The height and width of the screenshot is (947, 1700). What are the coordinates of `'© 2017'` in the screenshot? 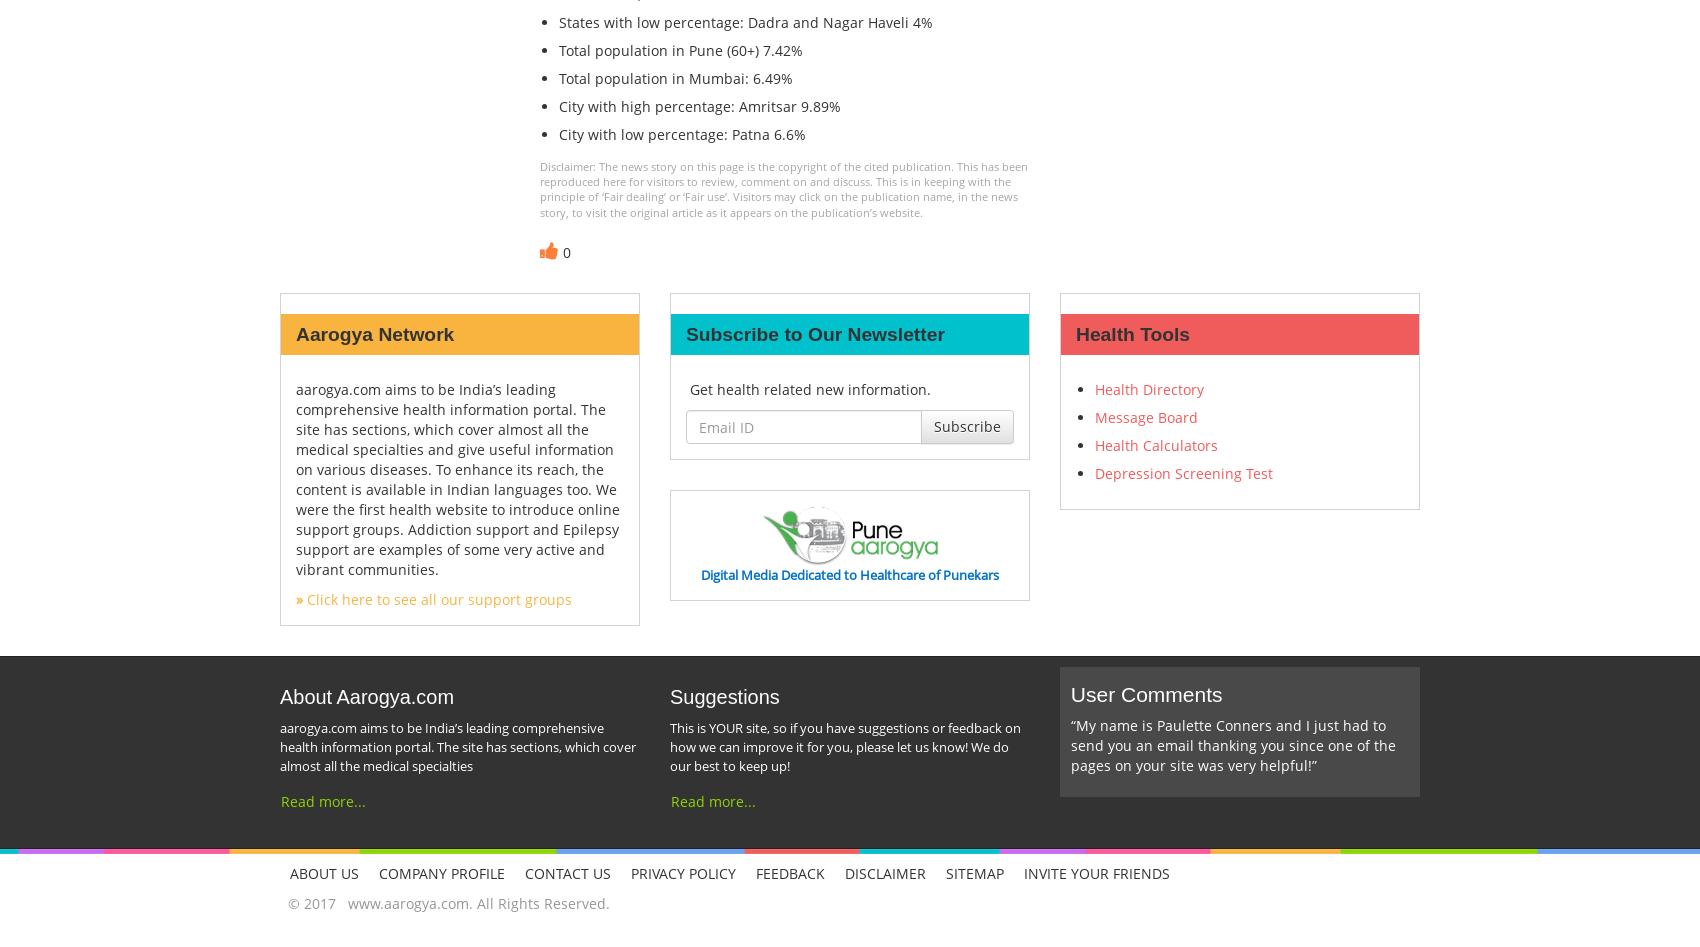 It's located at (313, 901).